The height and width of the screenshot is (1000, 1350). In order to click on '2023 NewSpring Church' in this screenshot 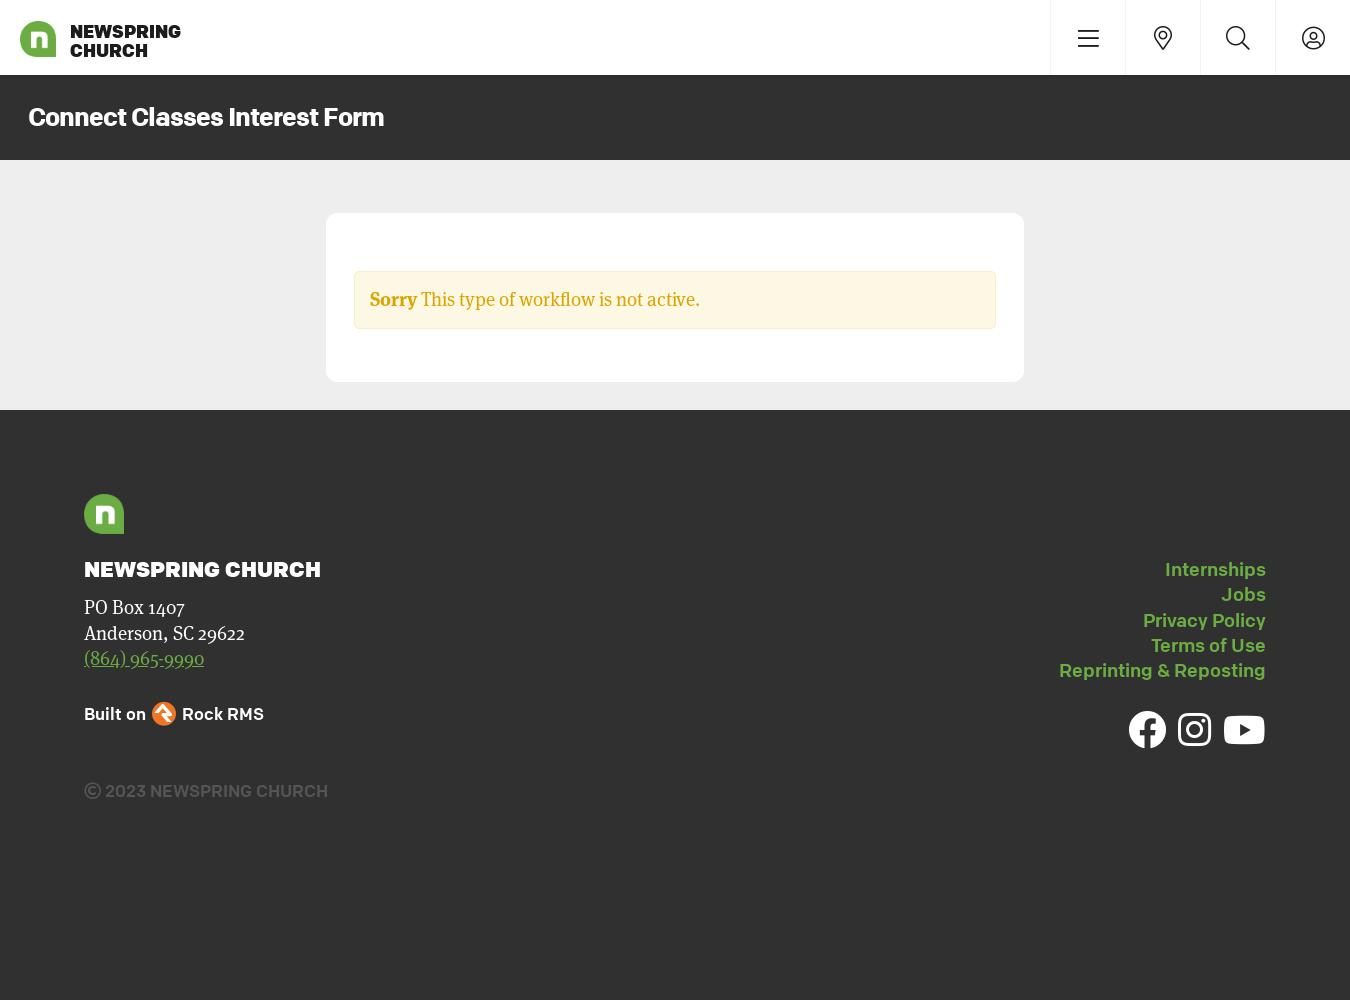, I will do `click(214, 790)`.